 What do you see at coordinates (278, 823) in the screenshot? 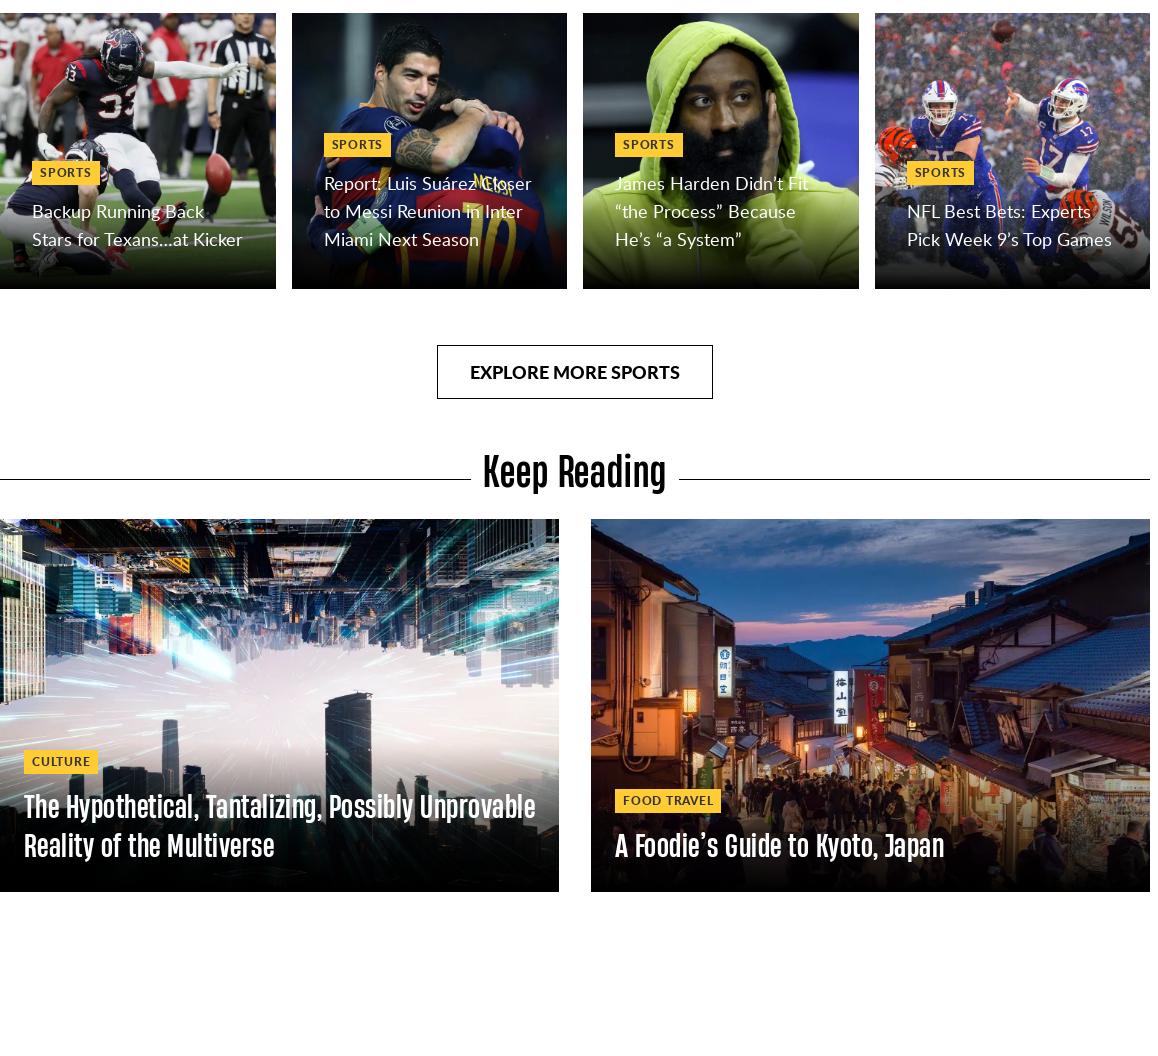
I see `'The Hypothetical, Tantalizing, Possibly Unprovable Reality of the Multiverse'` at bounding box center [278, 823].